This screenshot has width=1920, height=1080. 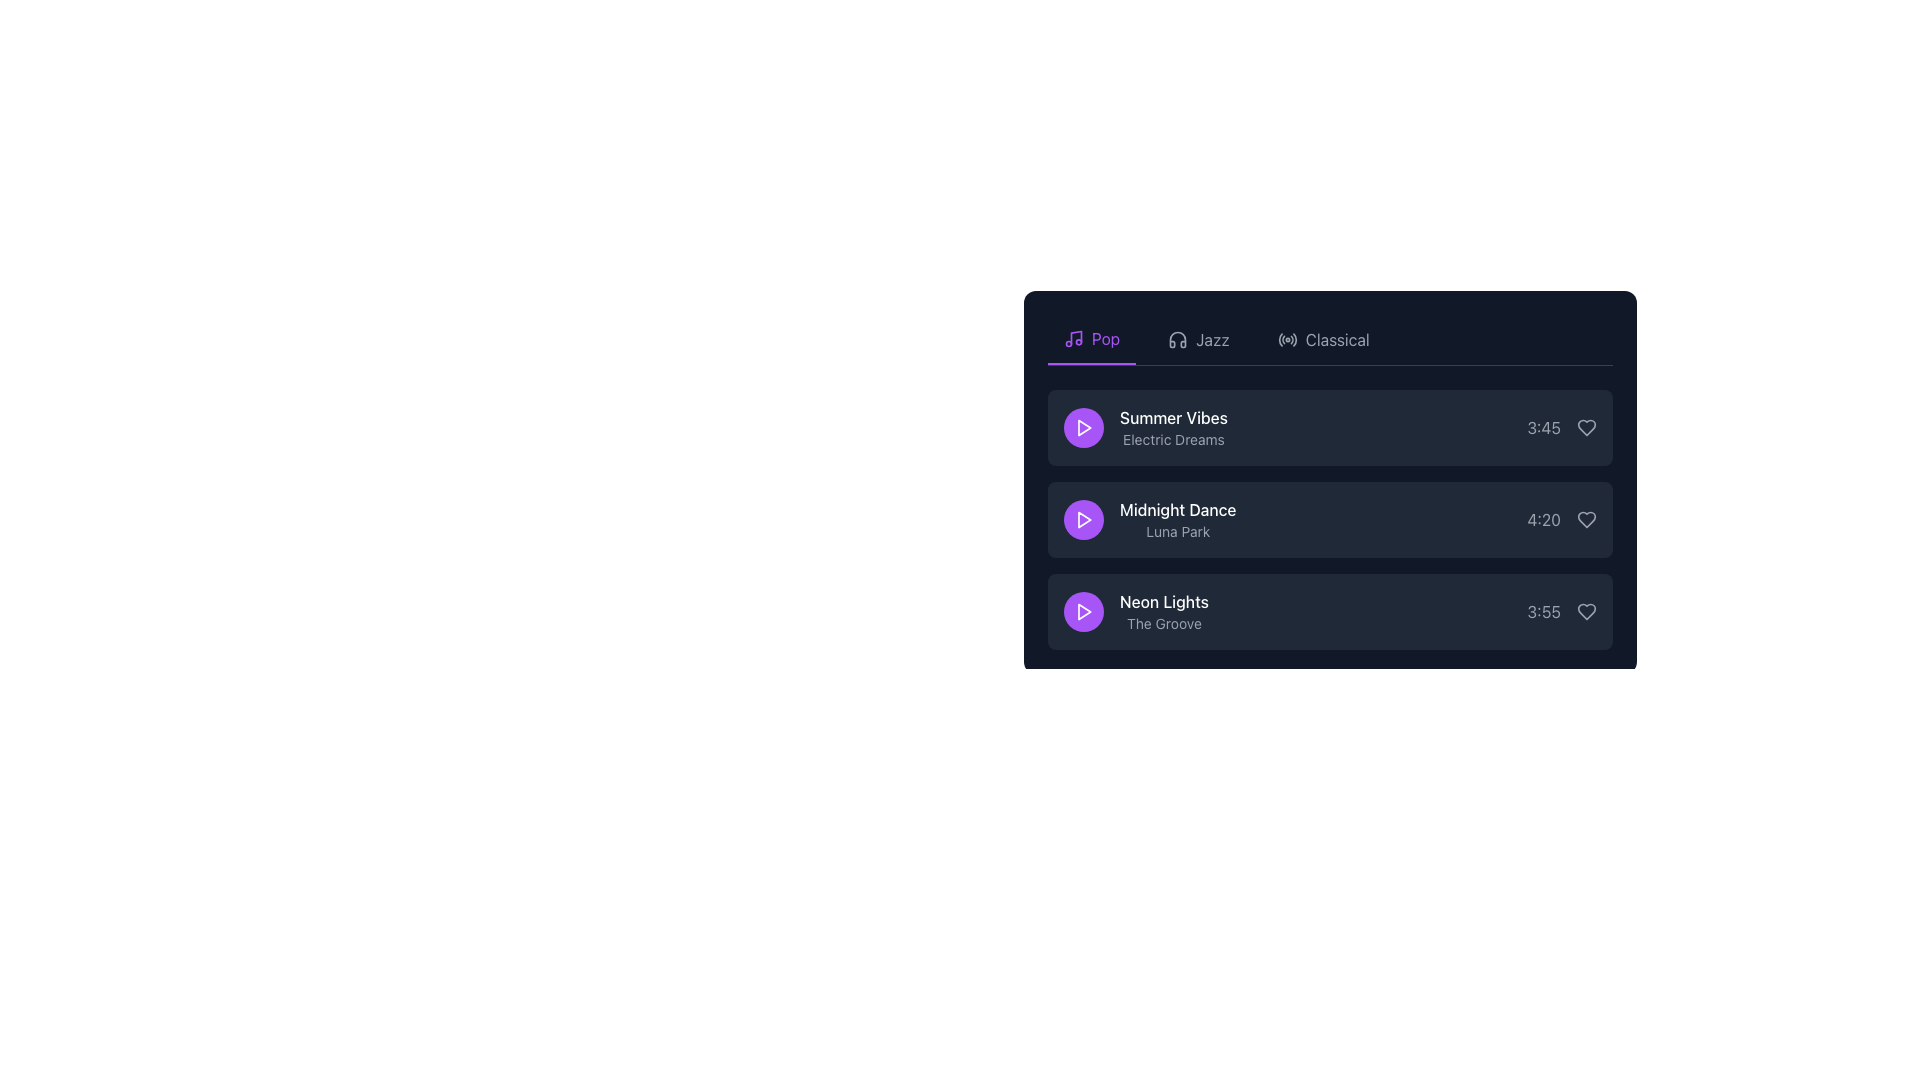 I want to click on the music note icon with a purple outline located in the top-left corner of the 'Pop' tab, adjacent to the 'Pop' text, so click(x=1073, y=338).